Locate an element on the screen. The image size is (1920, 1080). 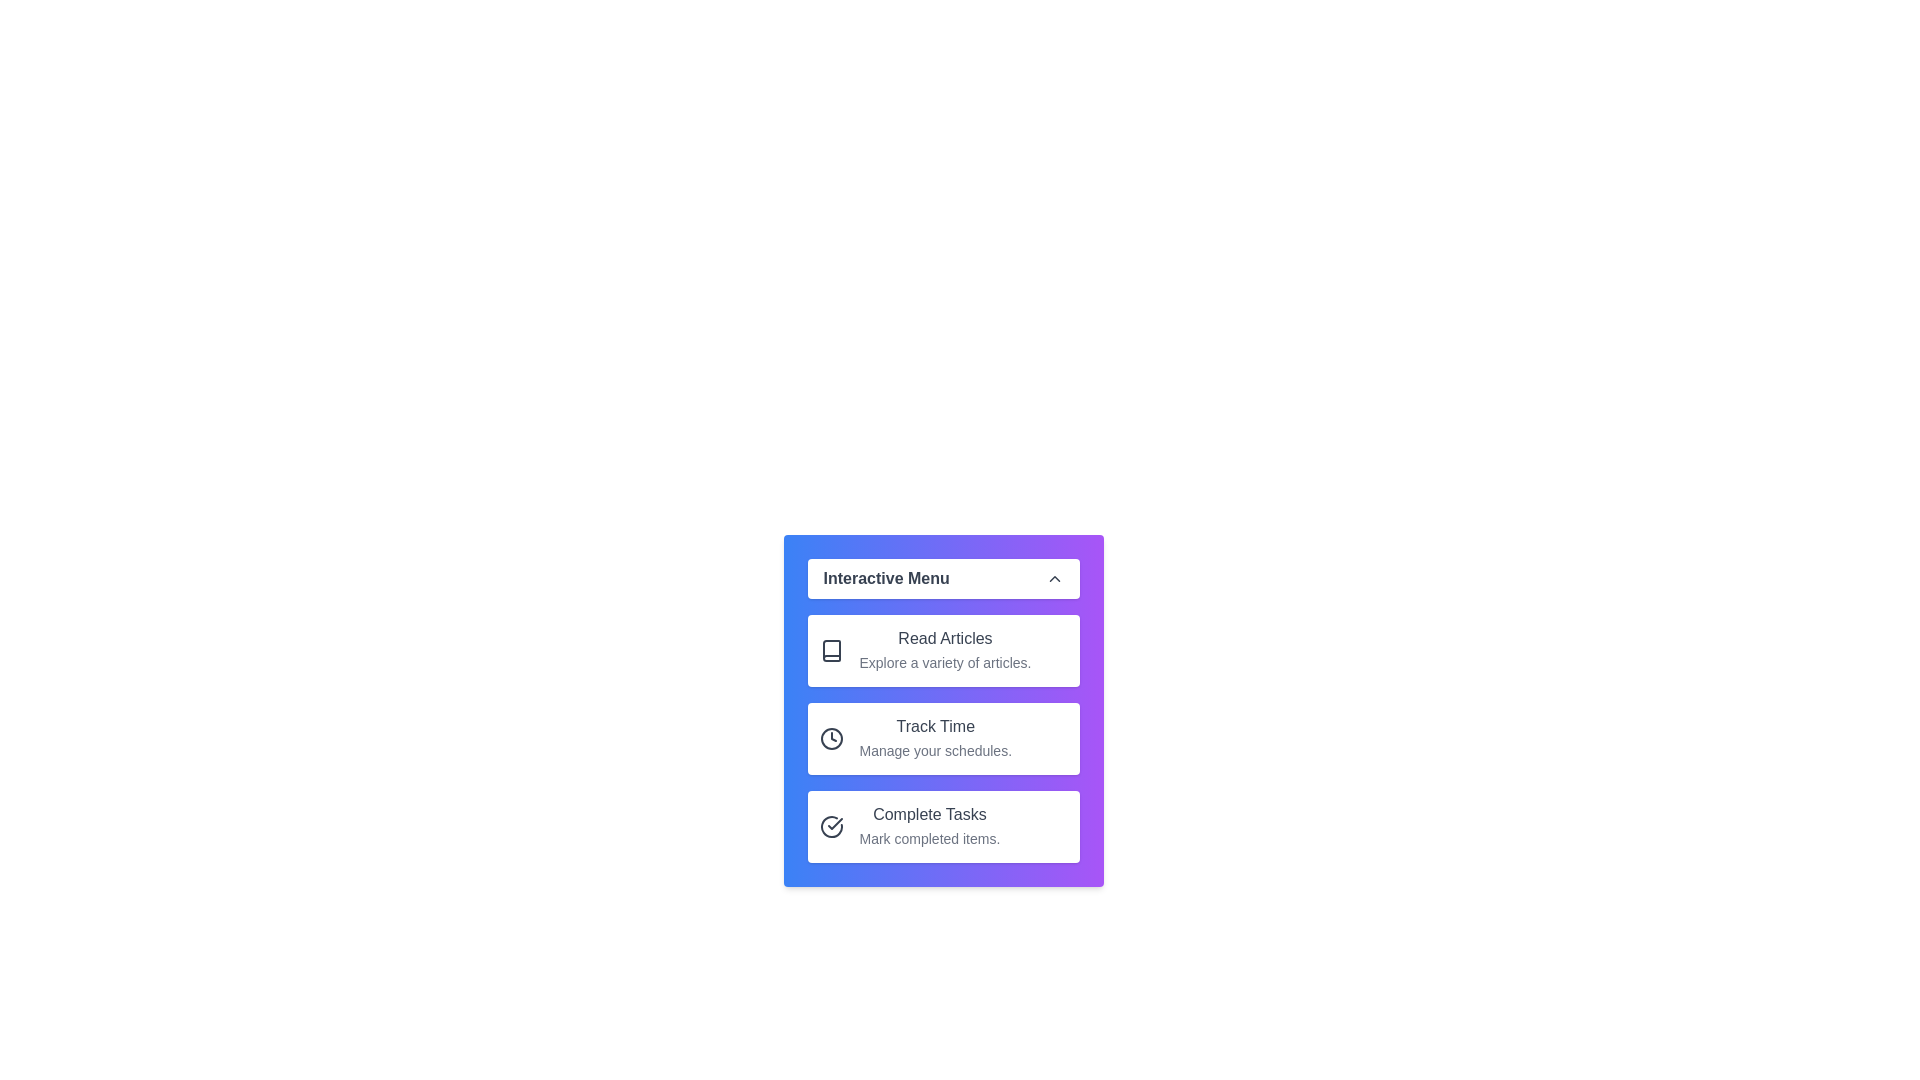
the menu item labeled 'Read Articles' to observe the hover effect is located at coordinates (942, 651).